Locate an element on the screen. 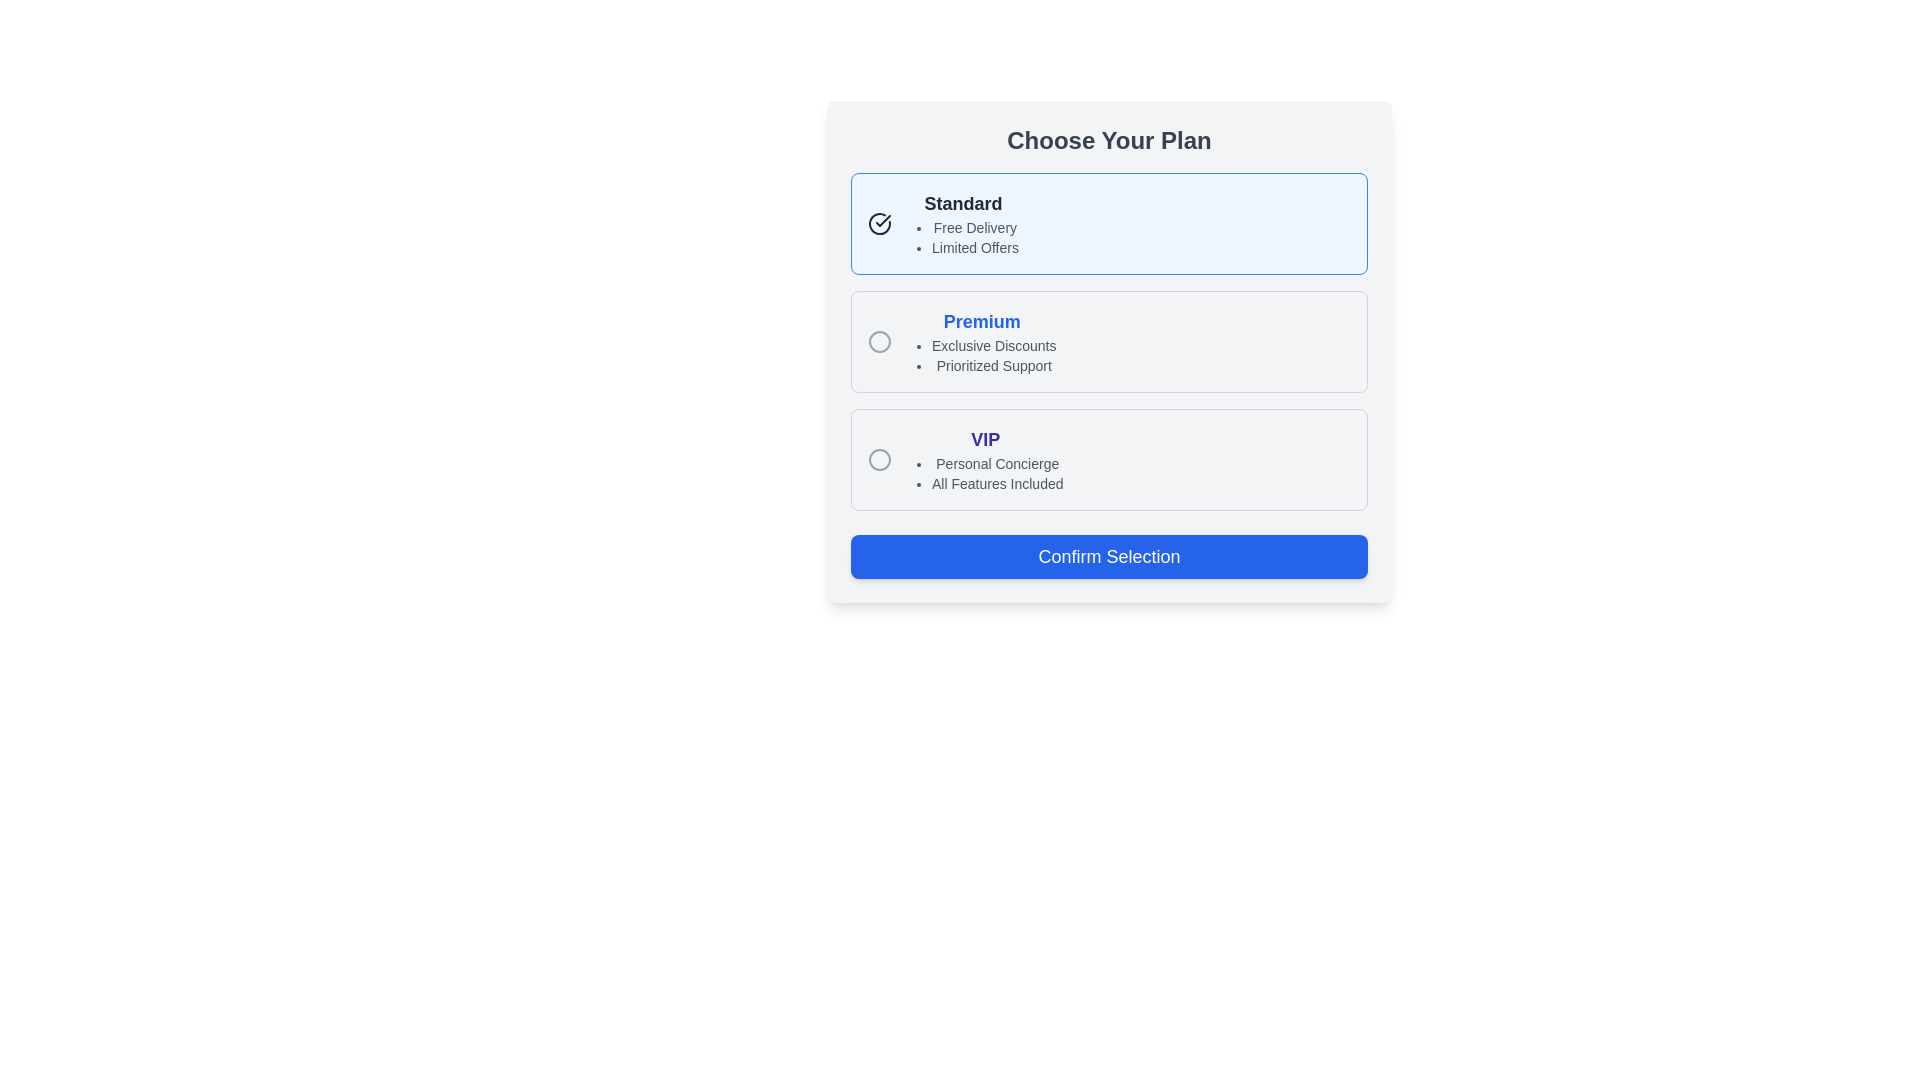 Image resolution: width=1920 pixels, height=1080 pixels. the light gray radio button indicator (circle) located in the 'Premium' section below the 'Choose Your Plan' title is located at coordinates (879, 341).